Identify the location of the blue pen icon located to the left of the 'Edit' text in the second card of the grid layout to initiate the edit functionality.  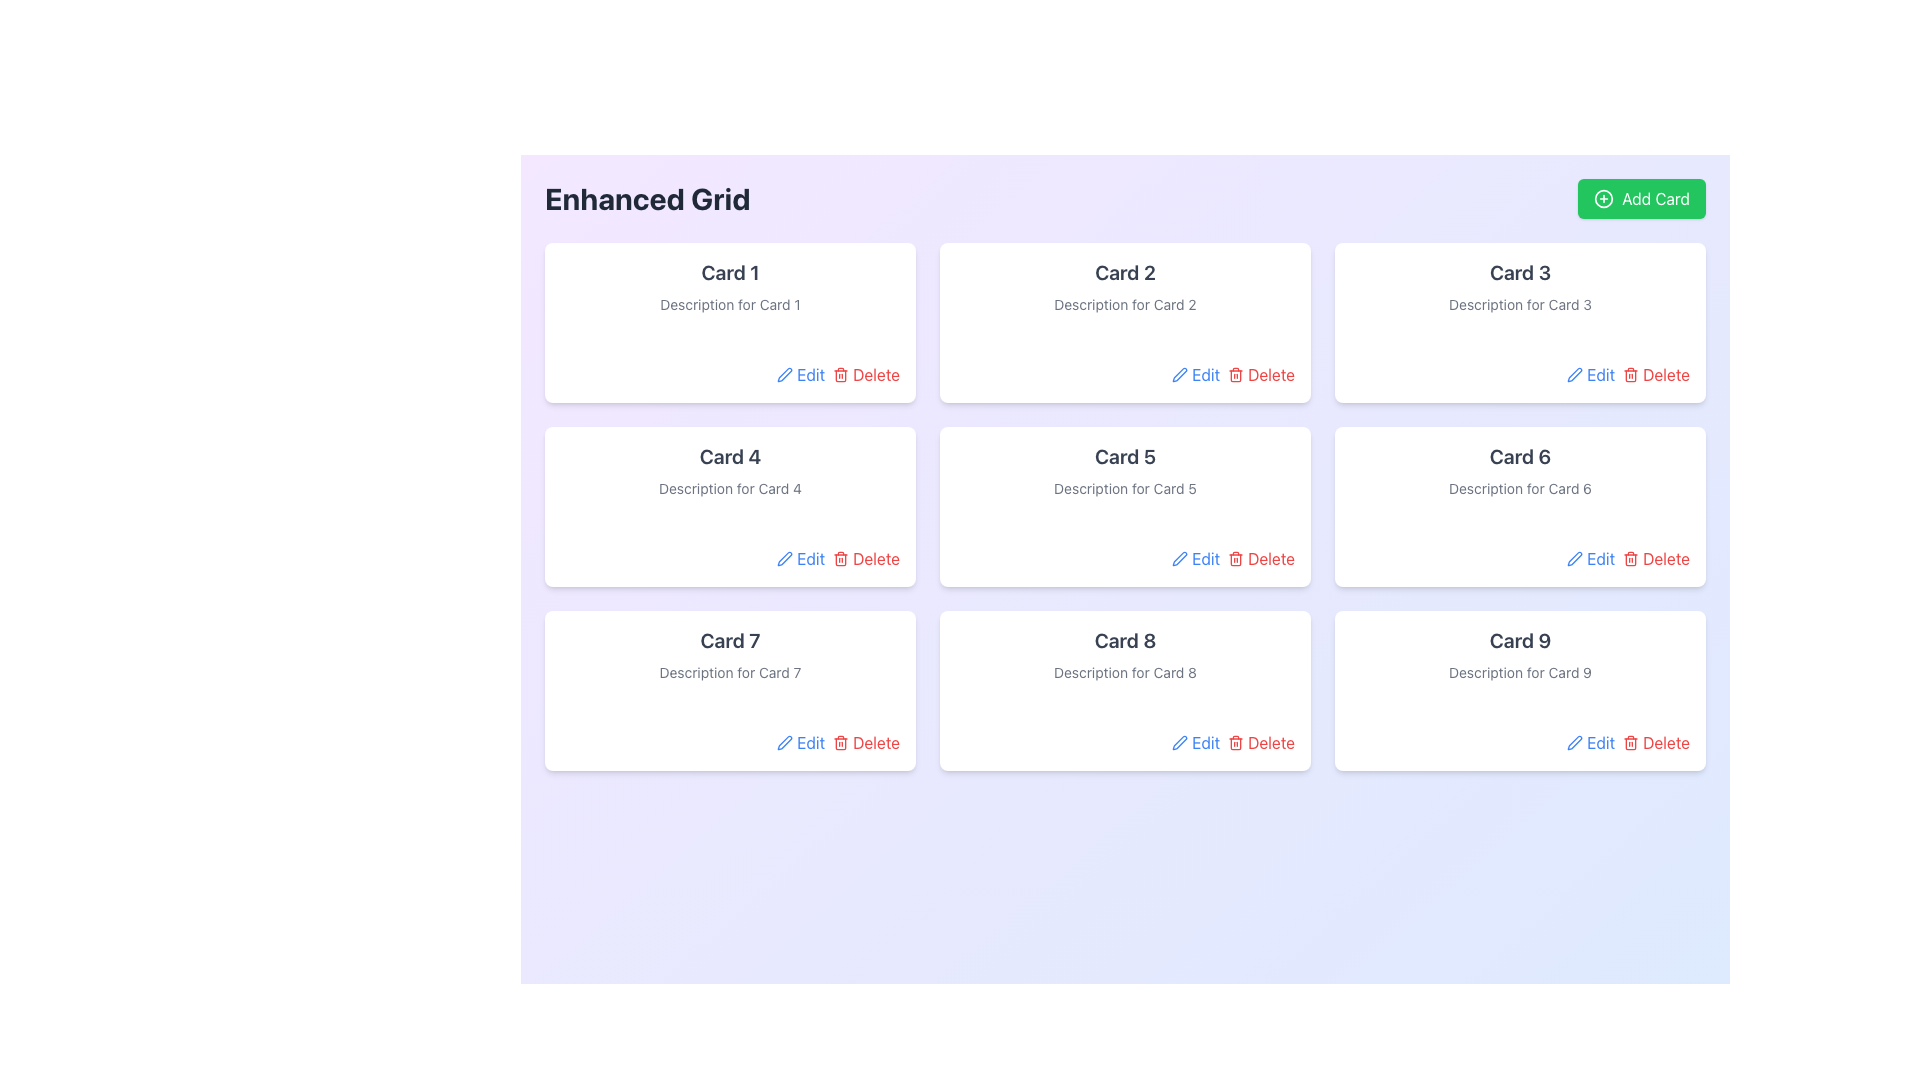
(1180, 374).